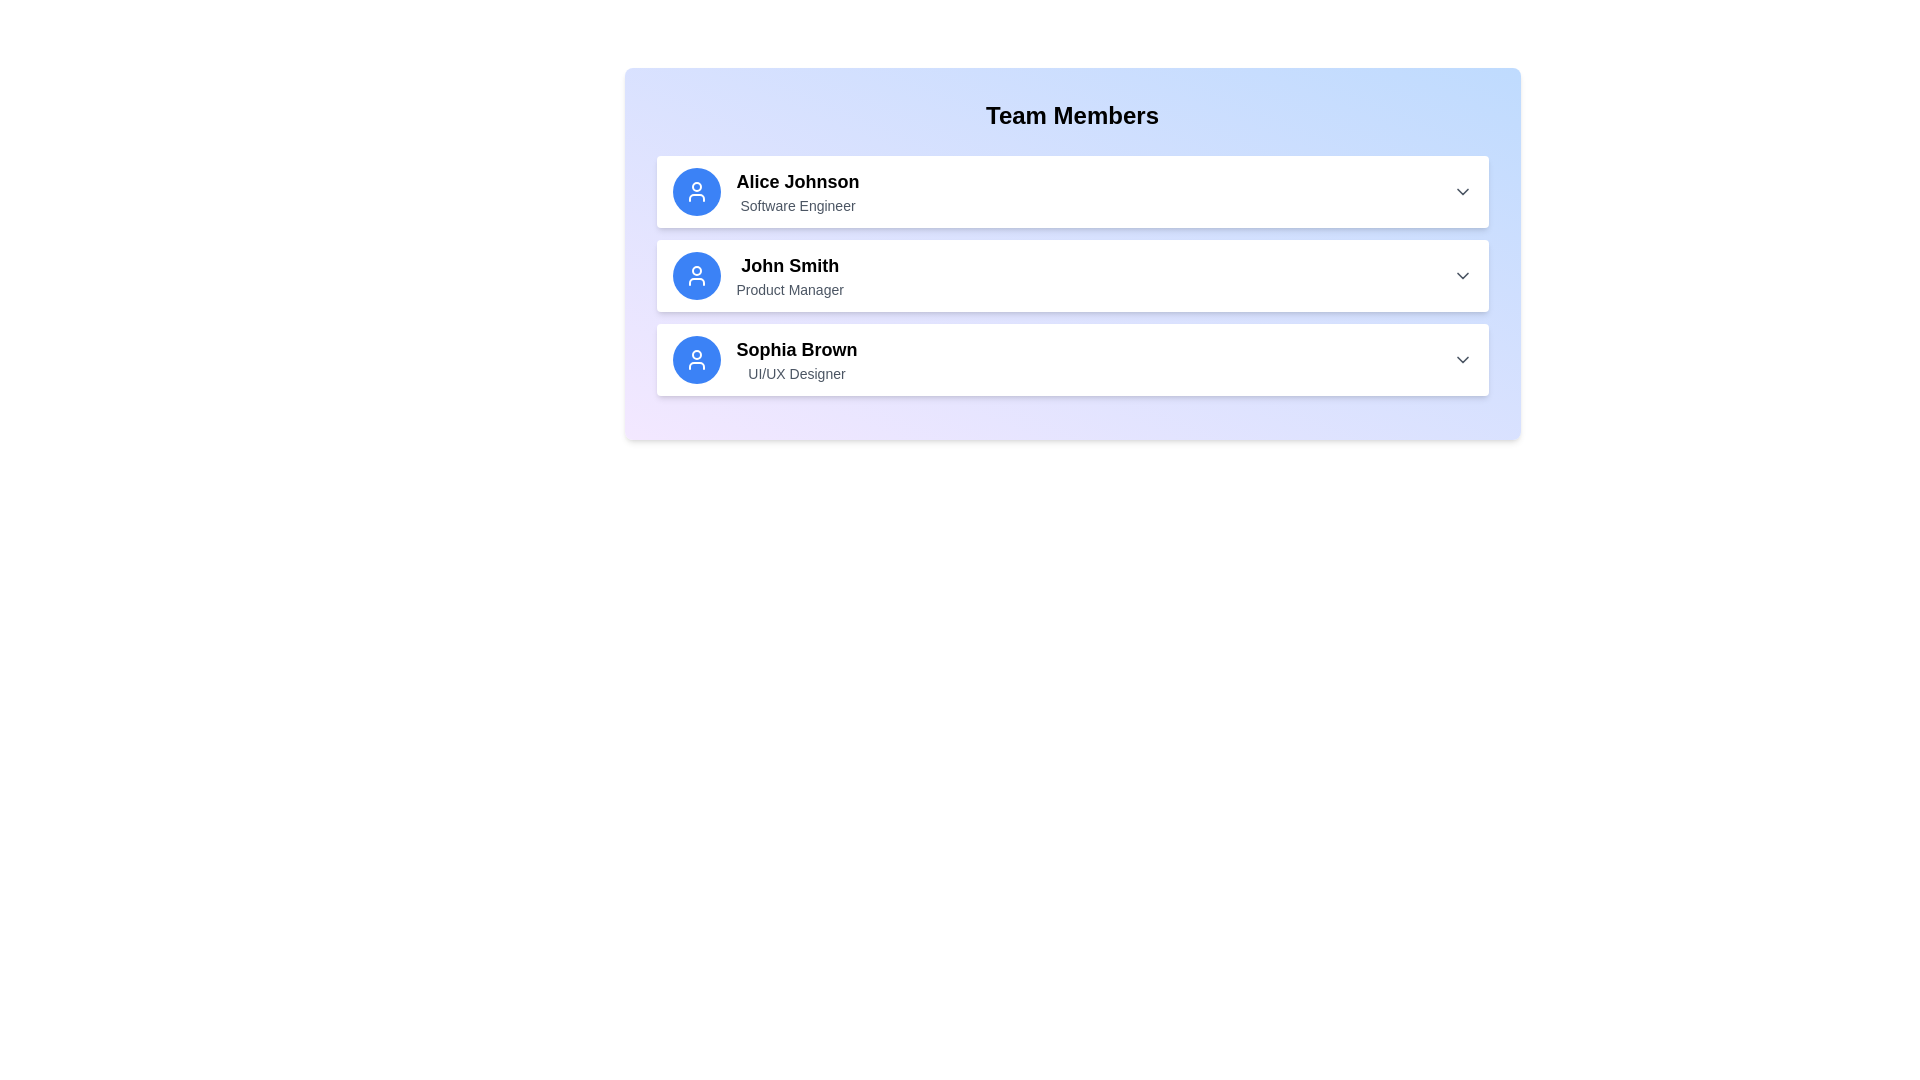  What do you see at coordinates (1071, 358) in the screenshot?
I see `the Profile card that displays information about a team member, positioned as the third item in the list under the 'Team Members' section` at bounding box center [1071, 358].